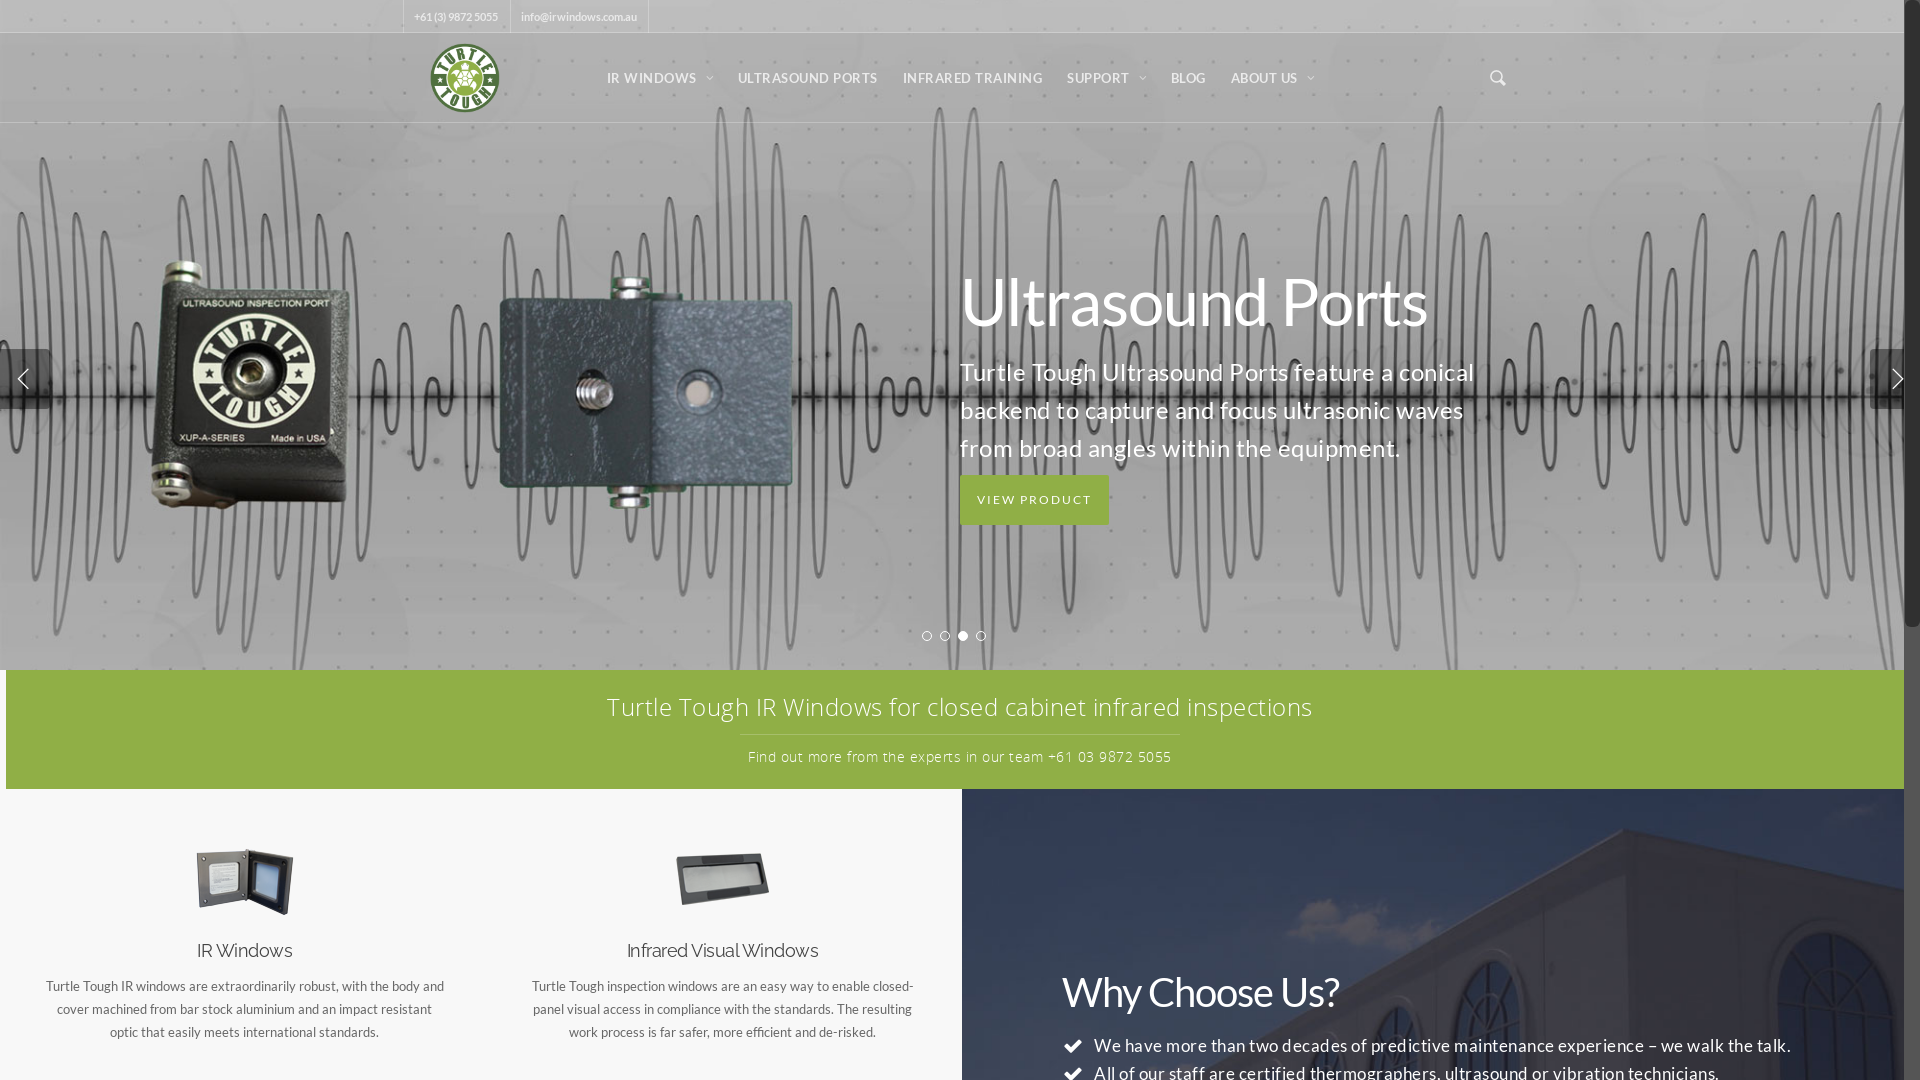 This screenshot has width=1920, height=1080. I want to click on 'info@irwindows.com.au', so click(577, 16).